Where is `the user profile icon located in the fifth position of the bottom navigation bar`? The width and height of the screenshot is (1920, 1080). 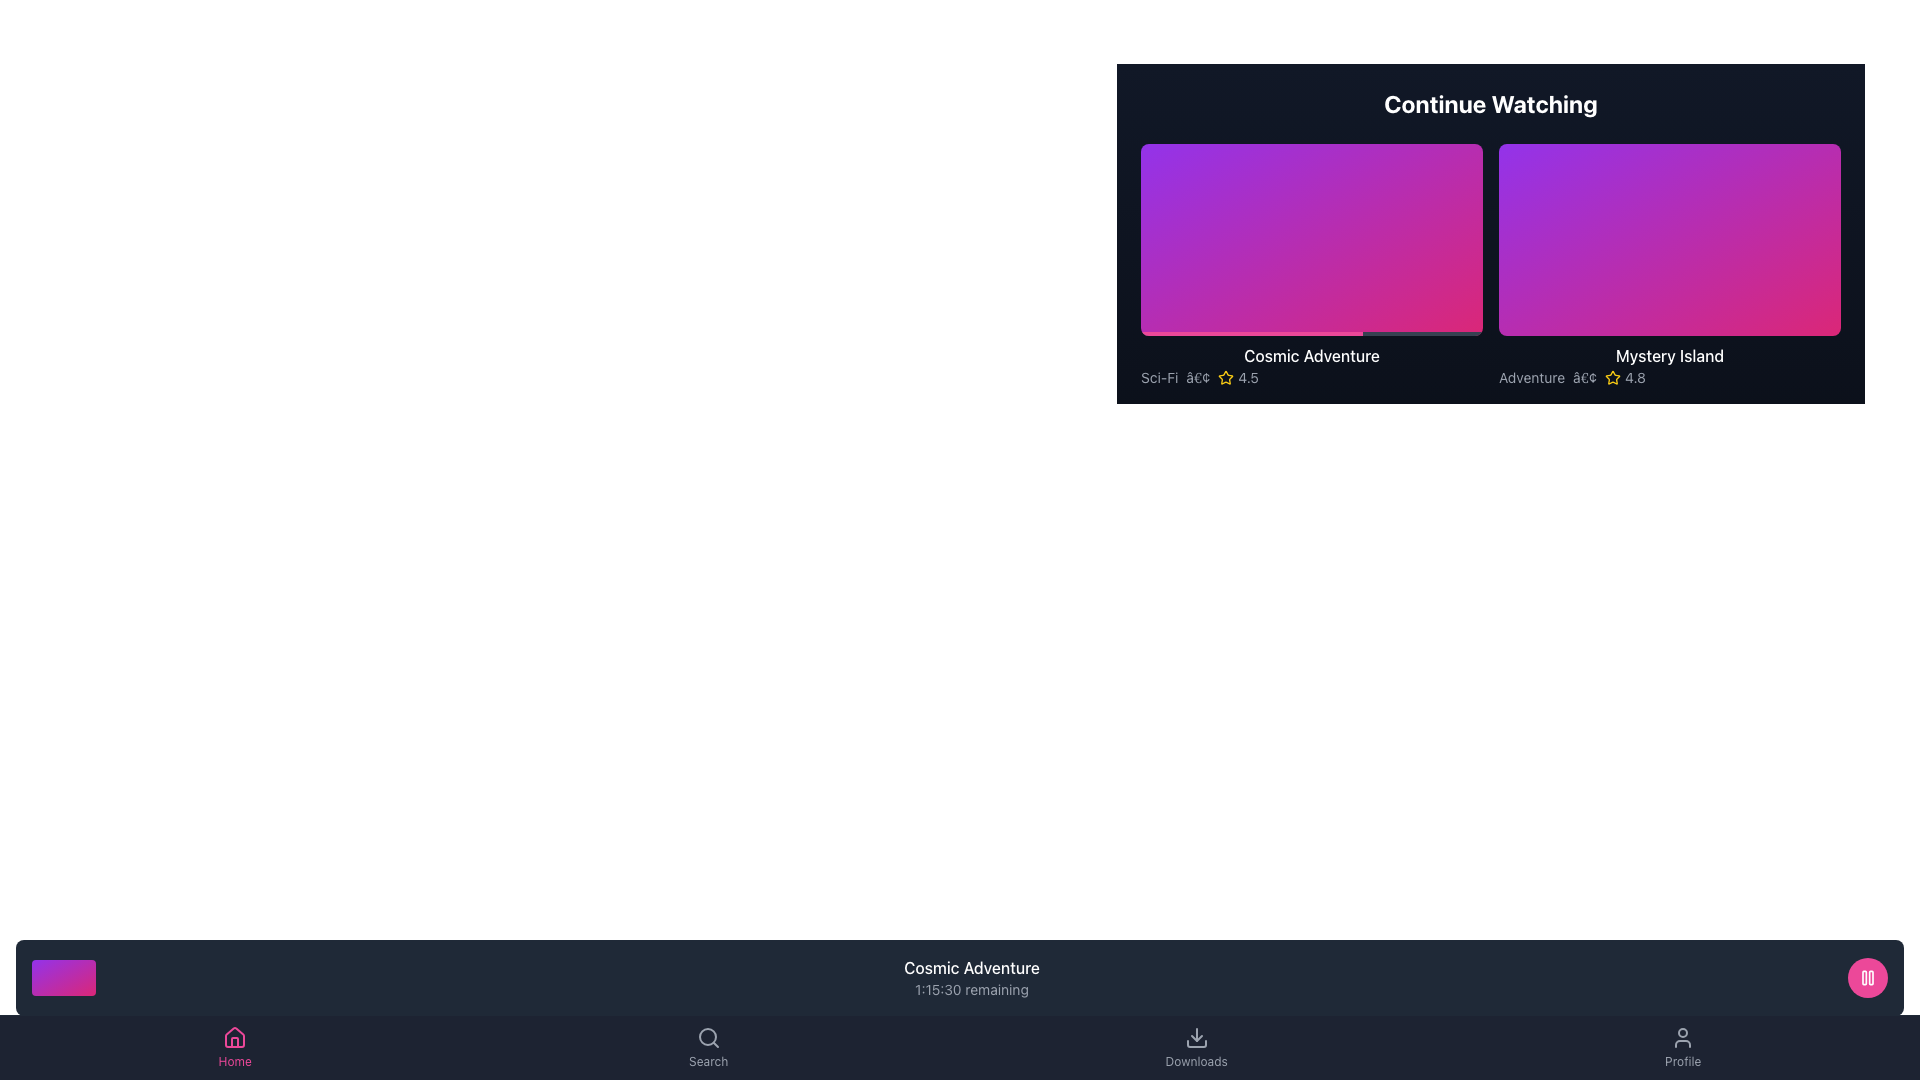
the user profile icon located in the fifth position of the bottom navigation bar is located at coordinates (1682, 1036).